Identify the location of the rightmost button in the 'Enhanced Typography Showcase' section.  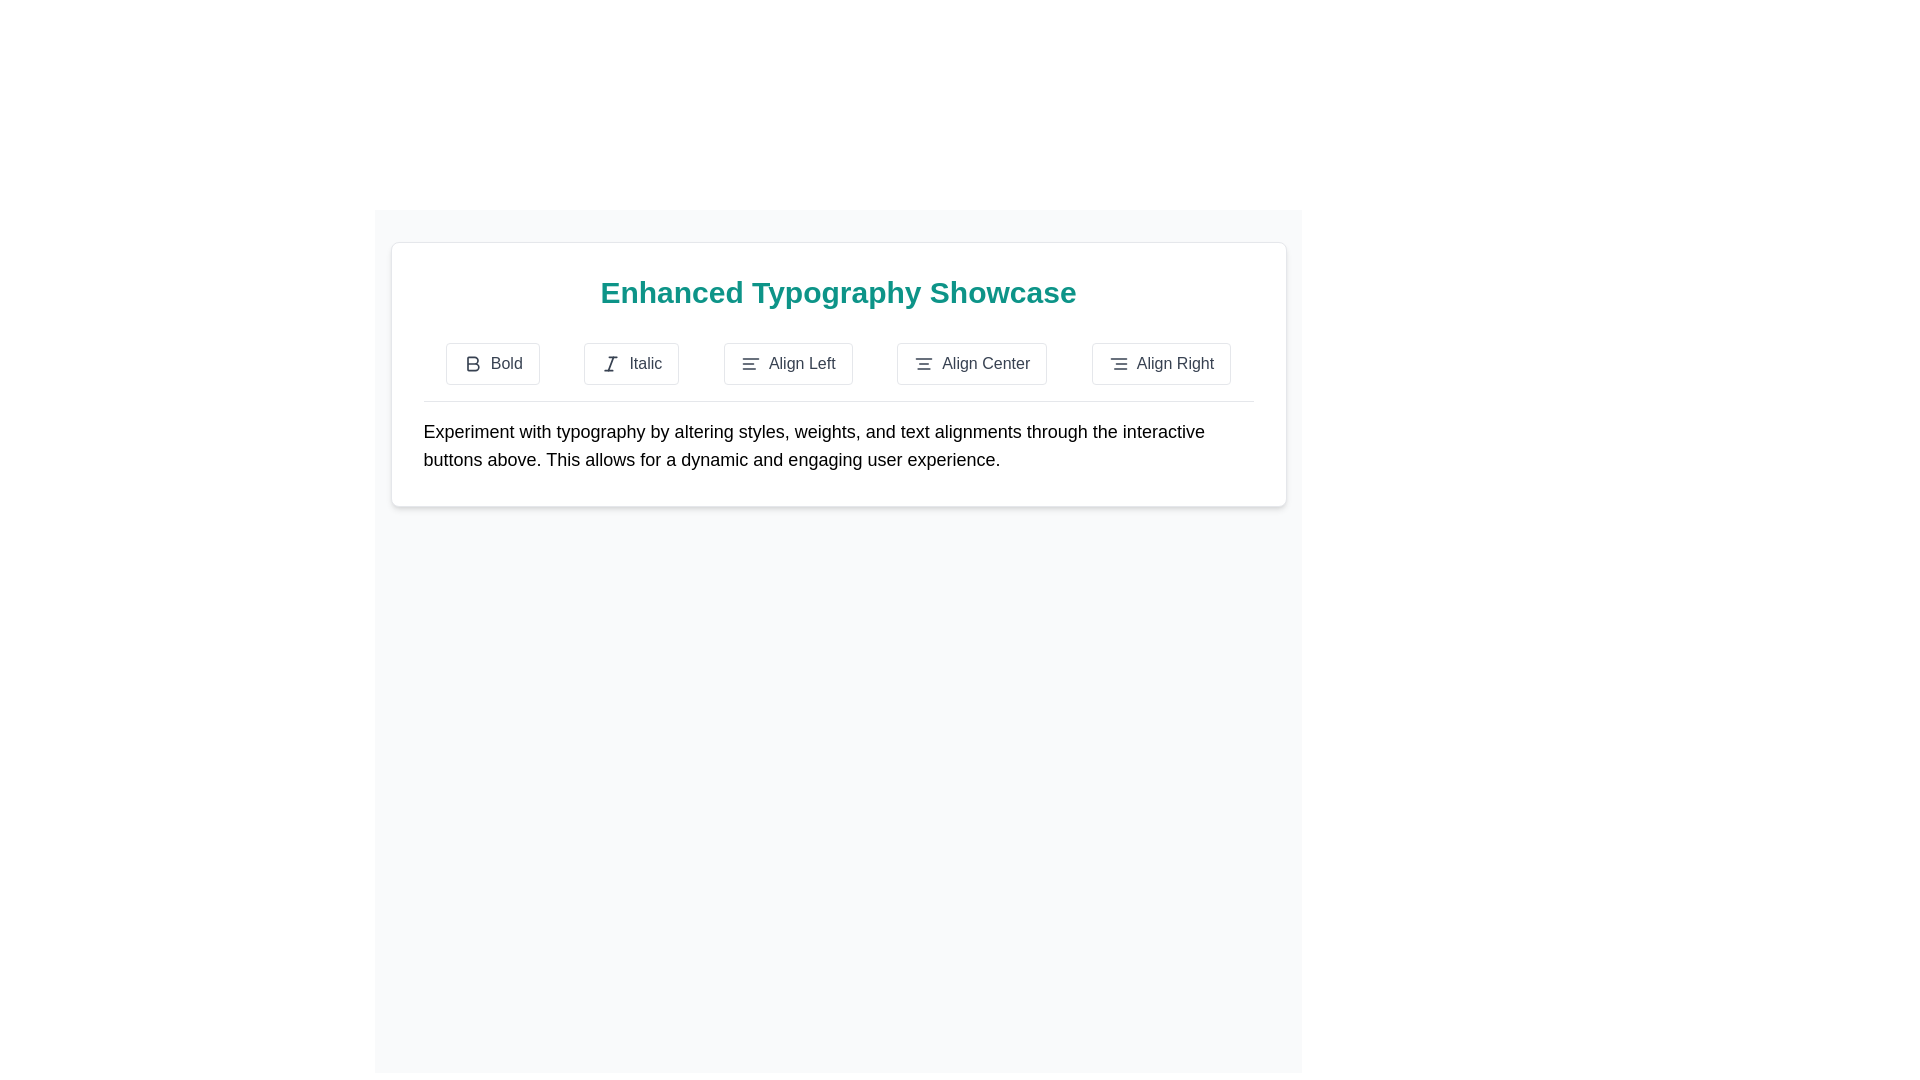
(1161, 363).